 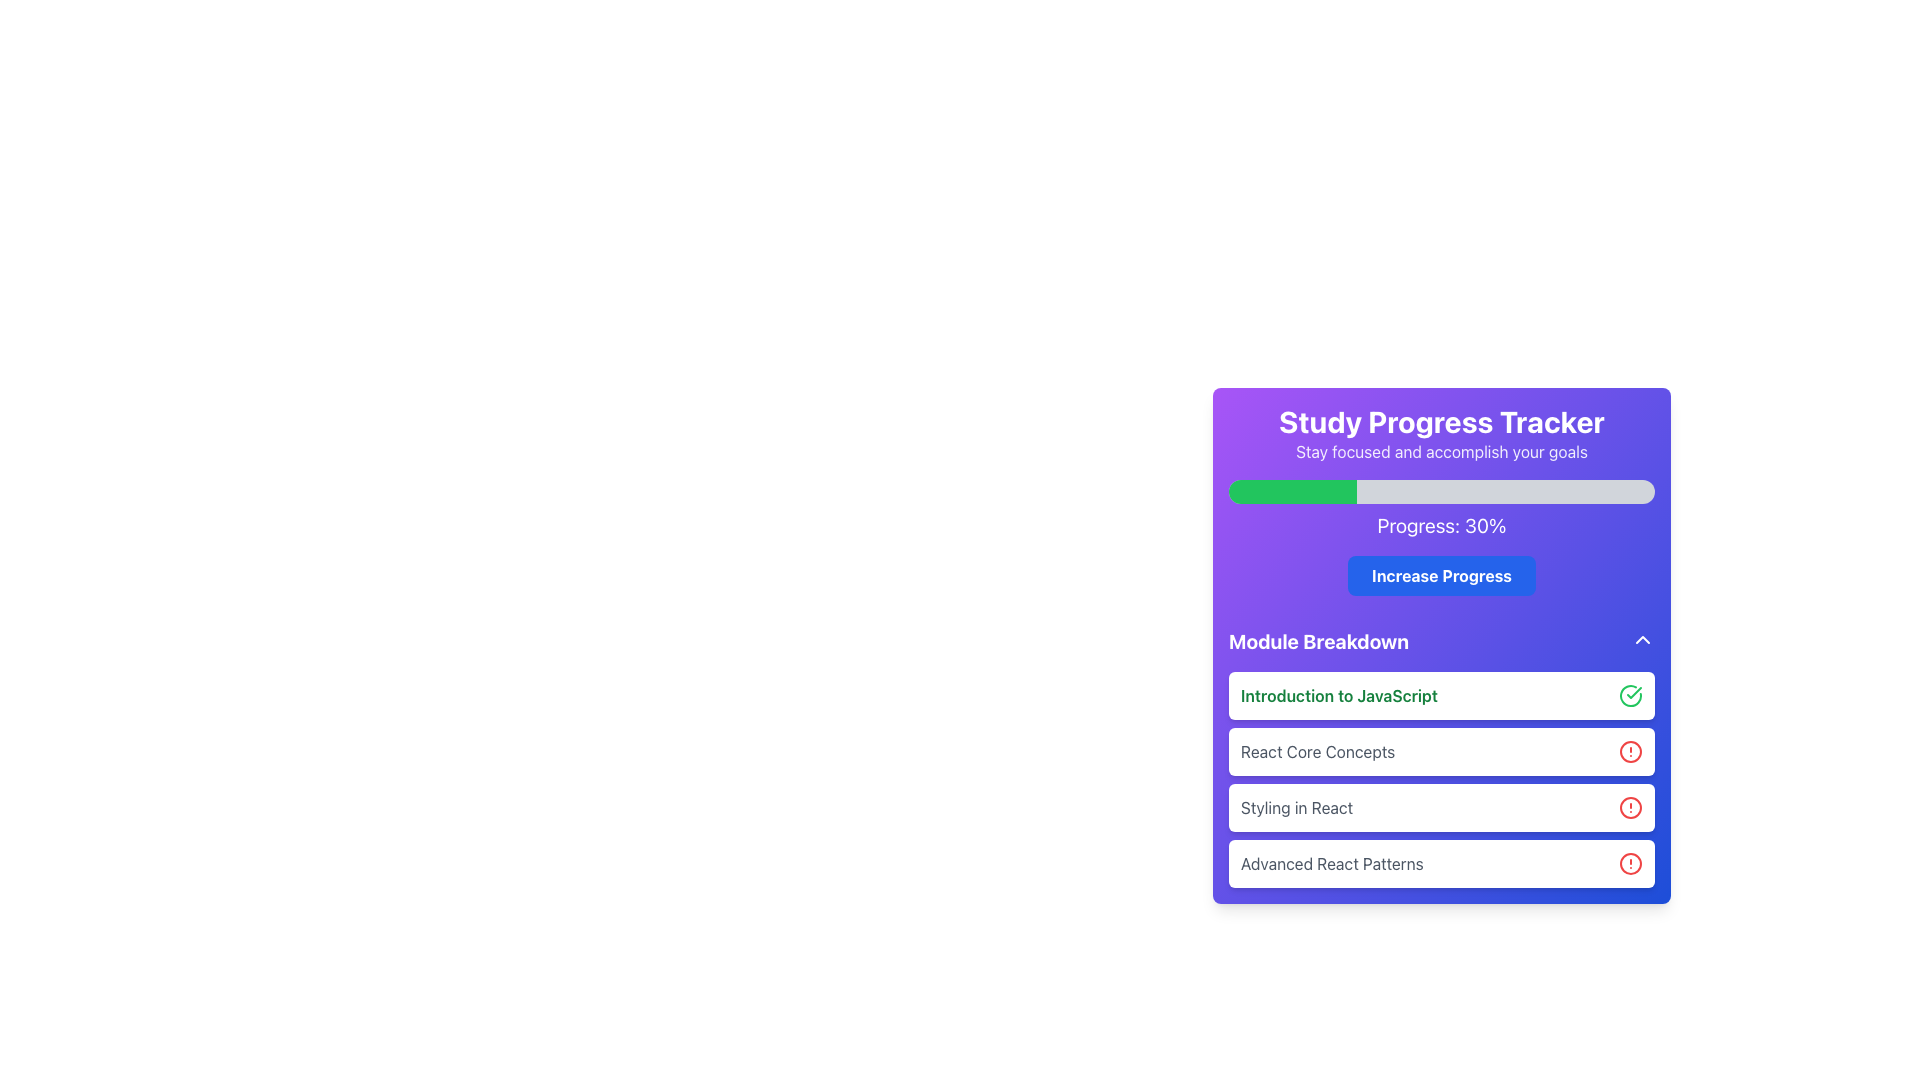 I want to click on the text element that displays the current progress percentage, located directly below the progress bar and above the 'Increase Progress' button, so click(x=1441, y=524).